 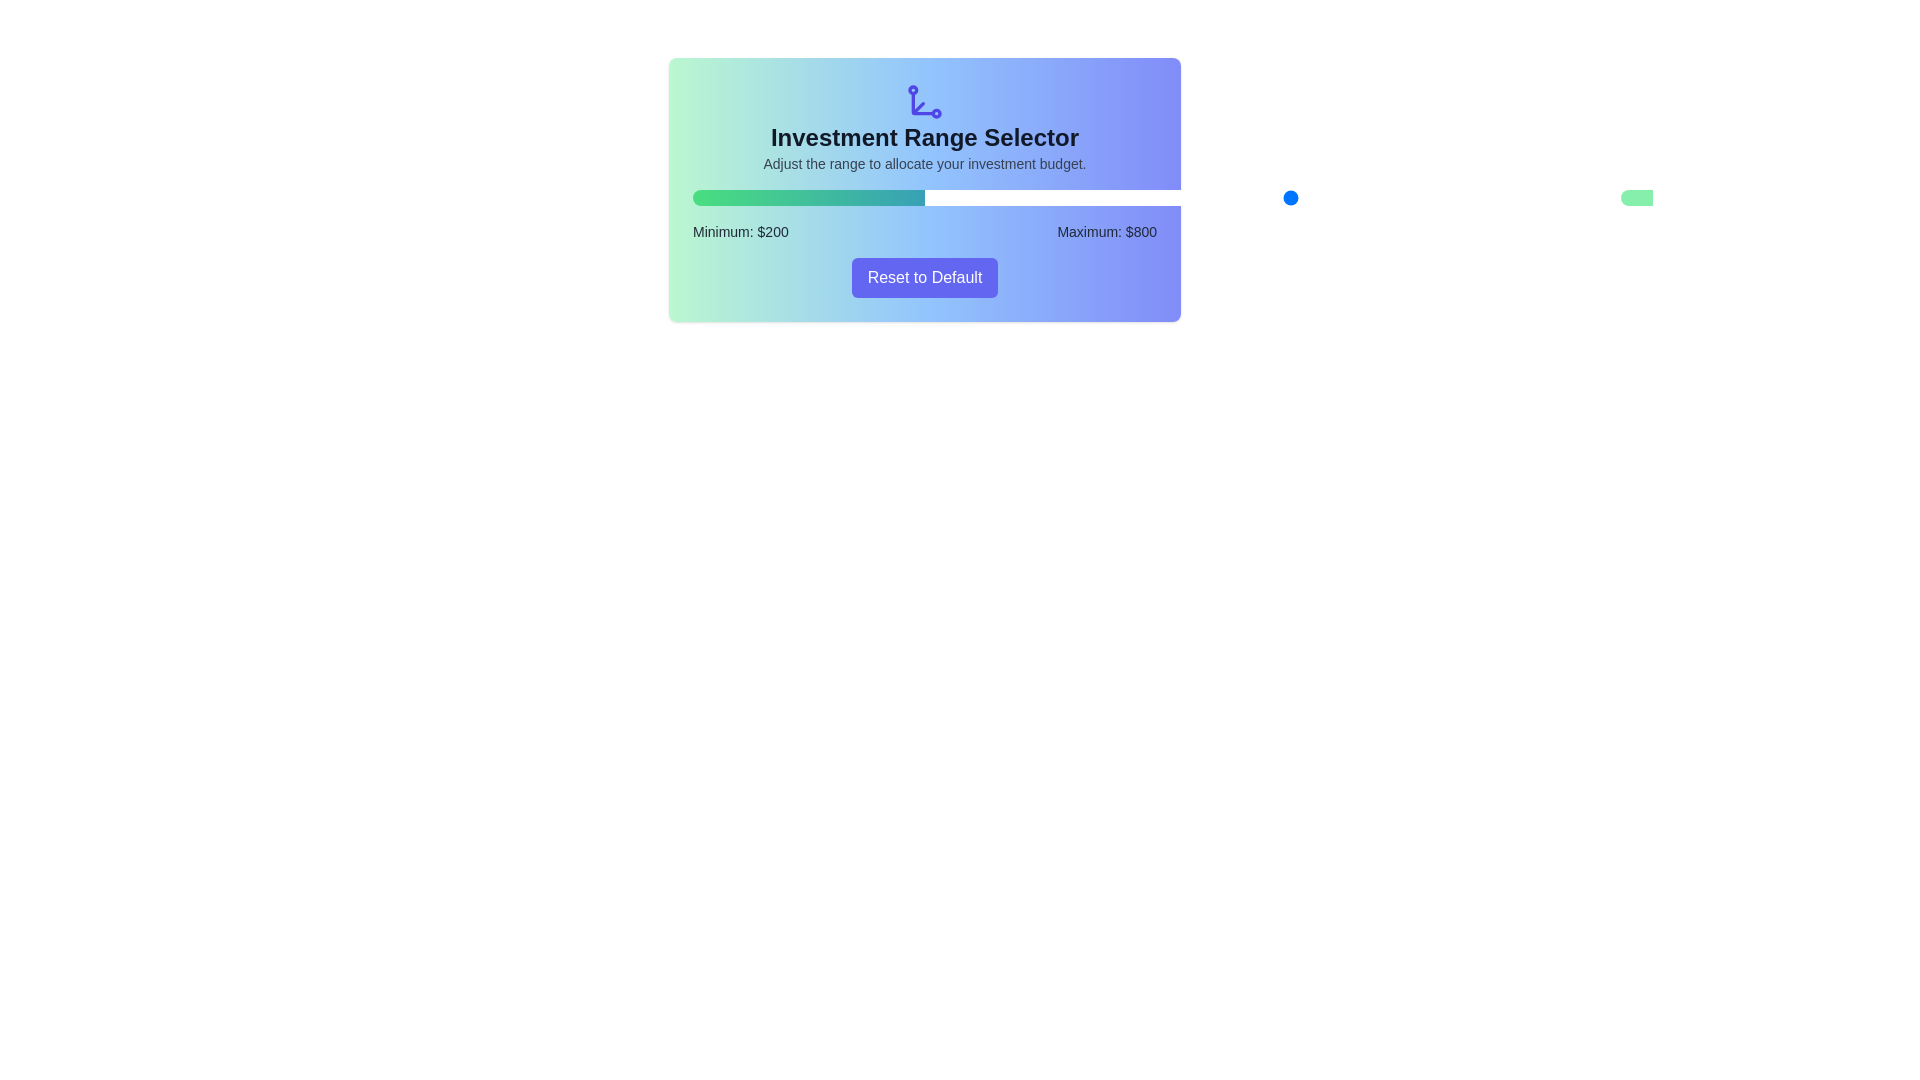 I want to click on the maximum investment range to 247 by dragging the right slider, so click(x=961, y=197).